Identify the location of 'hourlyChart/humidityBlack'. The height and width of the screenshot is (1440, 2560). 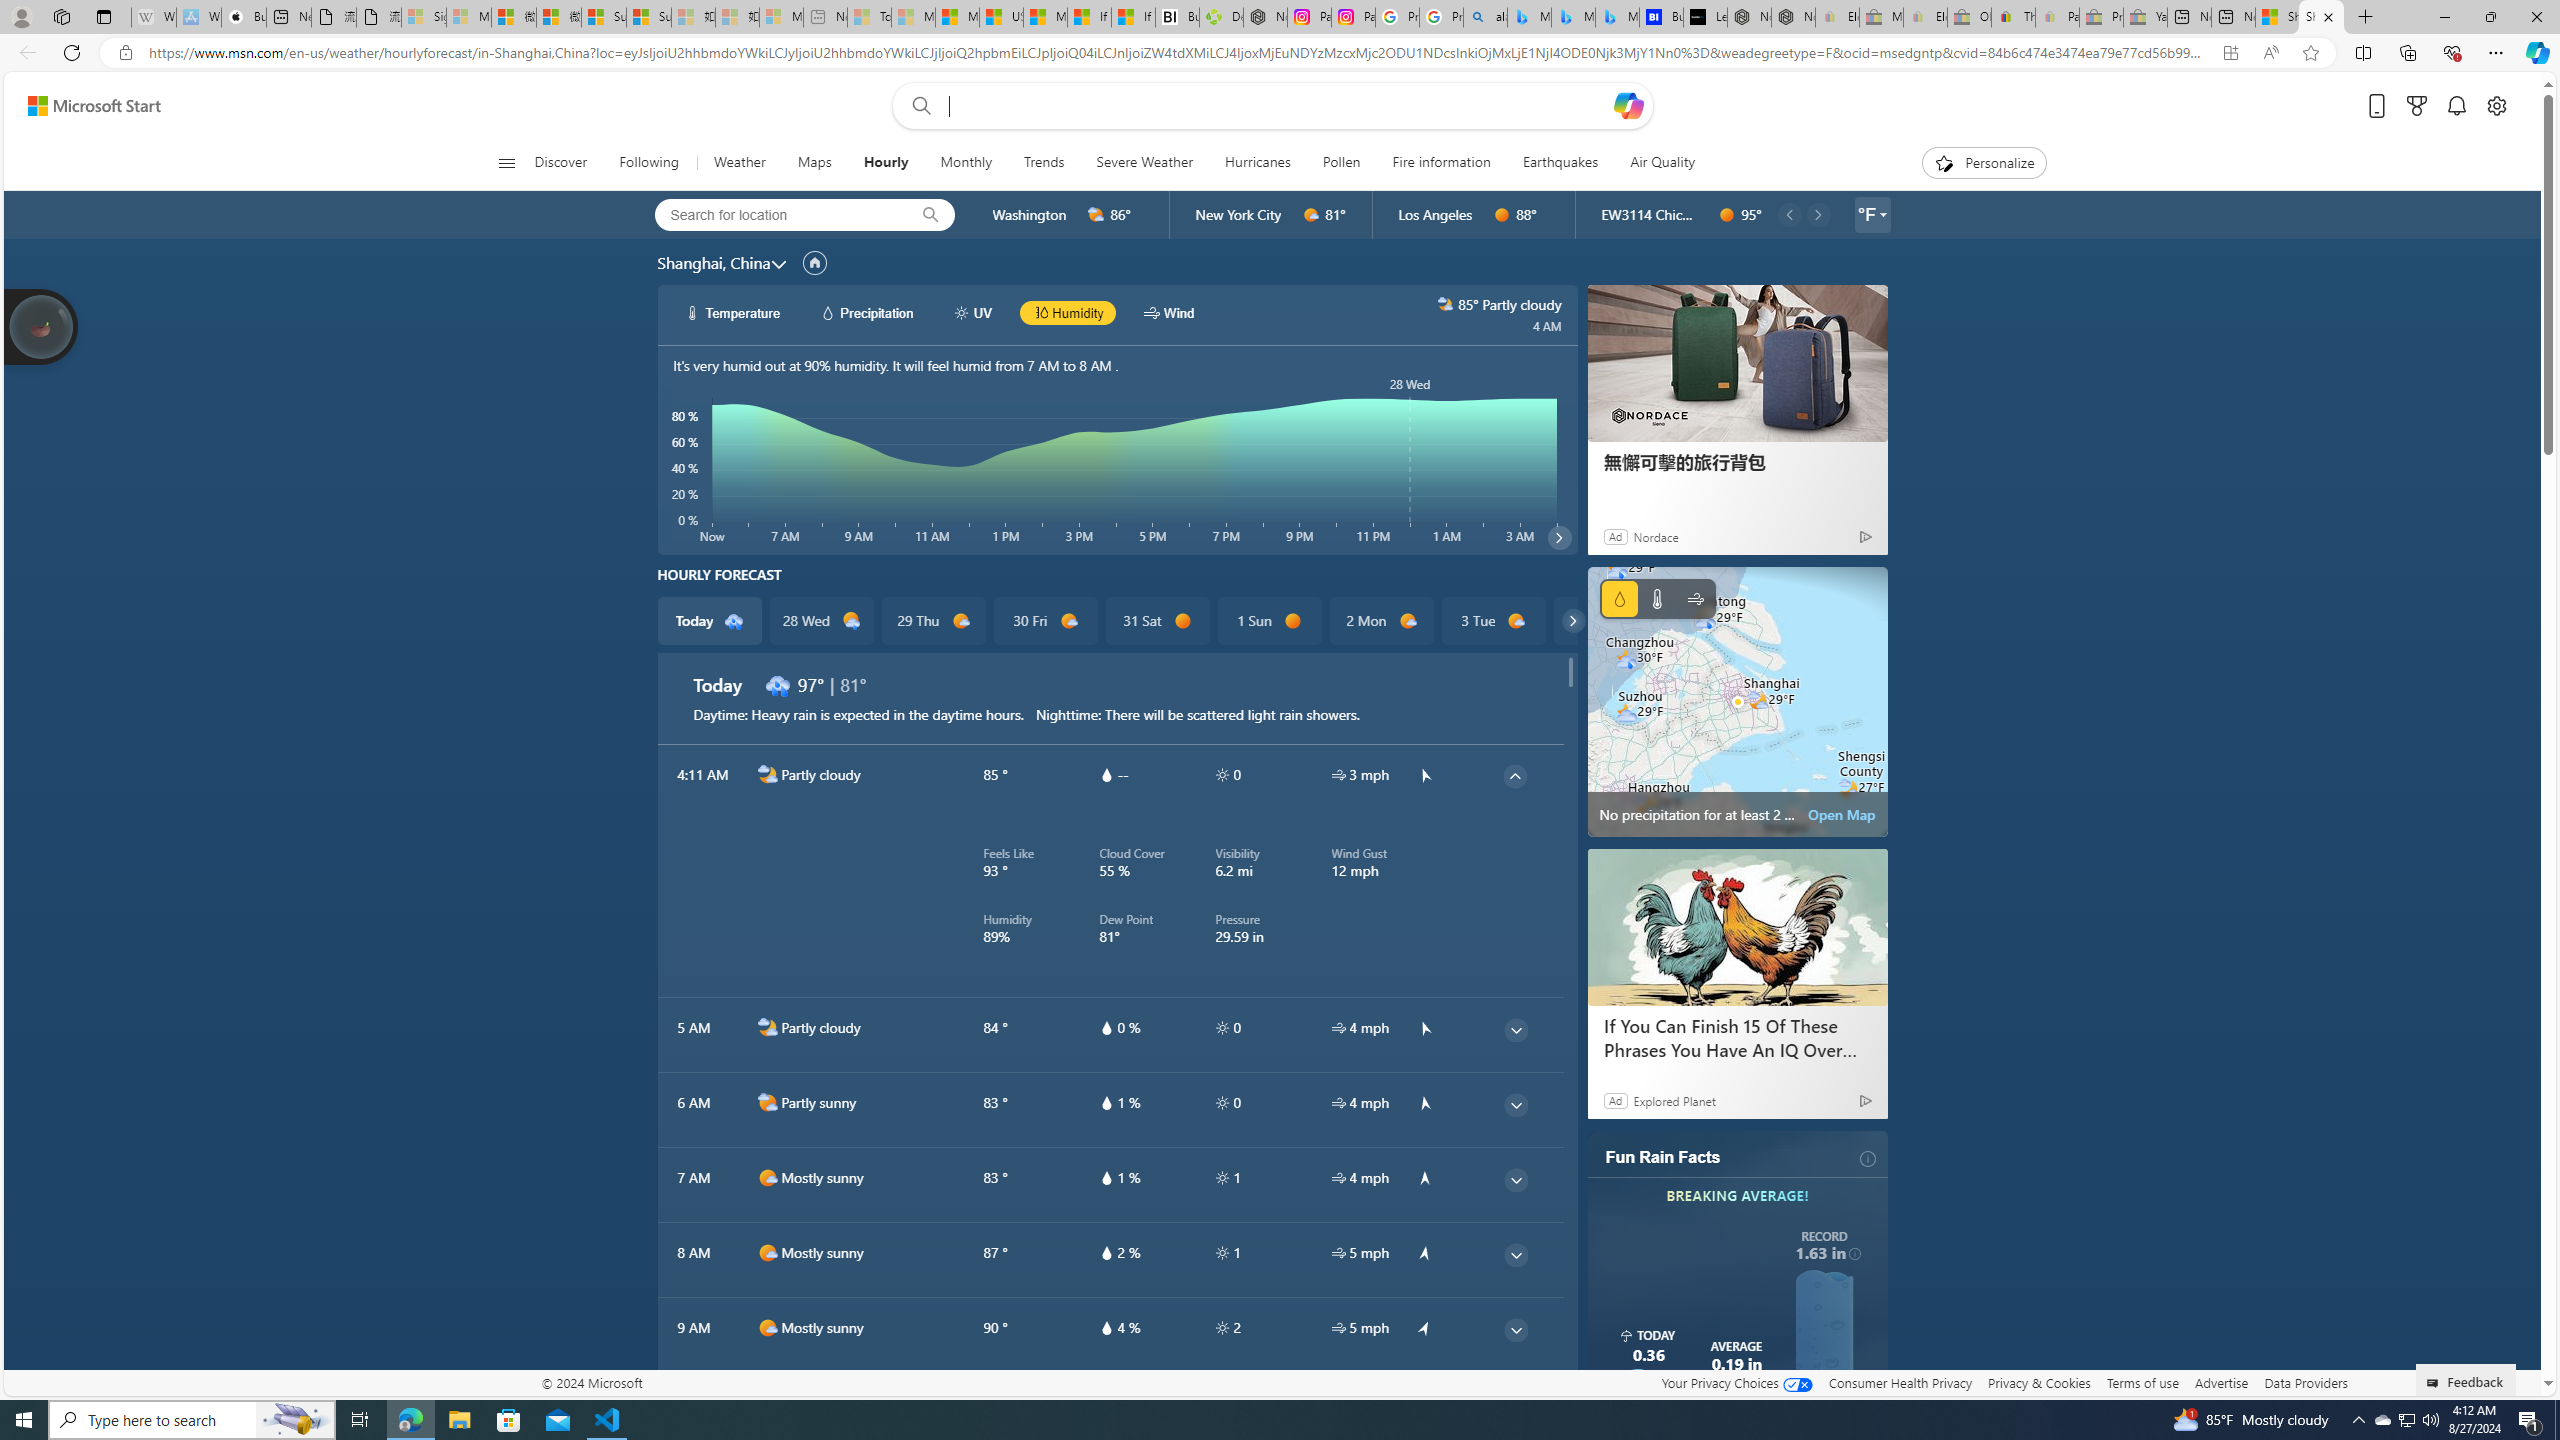
(1039, 311).